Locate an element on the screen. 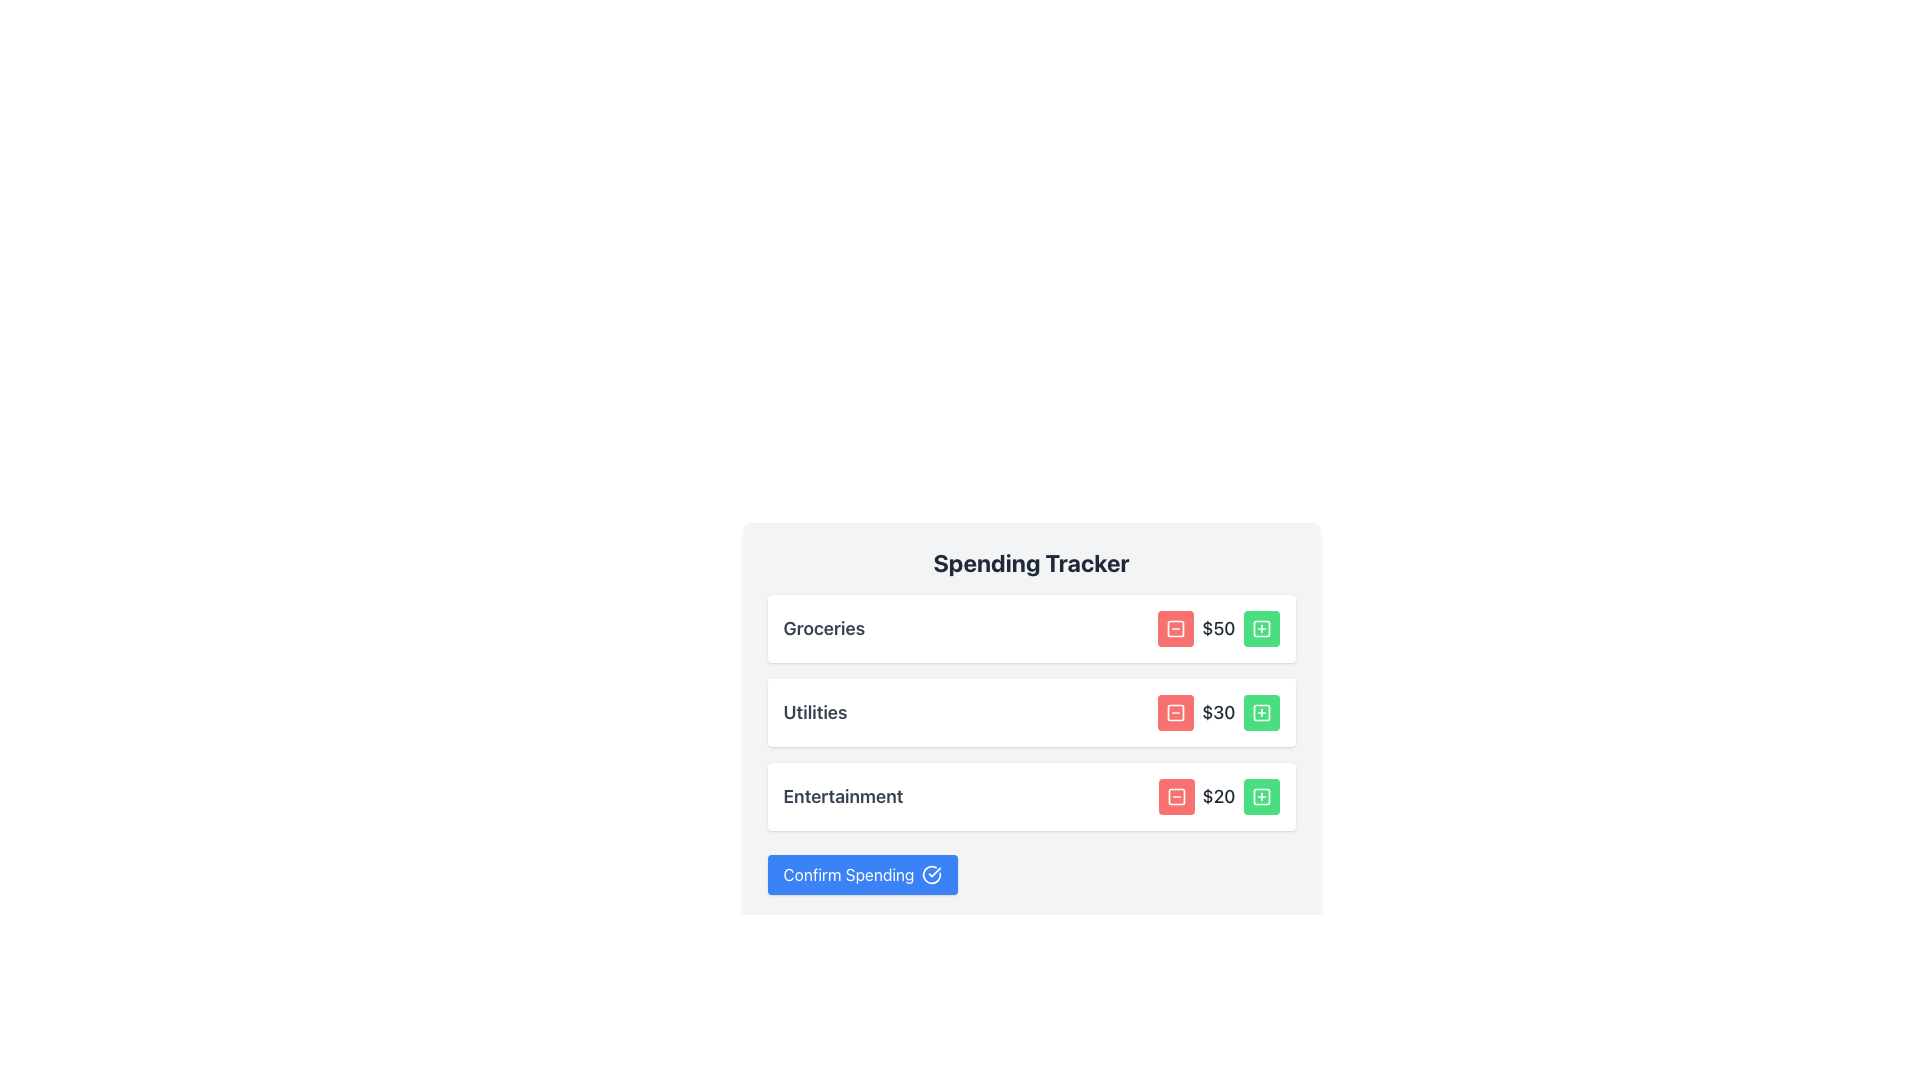  the small, rounded green button with a plus icon is located at coordinates (1260, 627).